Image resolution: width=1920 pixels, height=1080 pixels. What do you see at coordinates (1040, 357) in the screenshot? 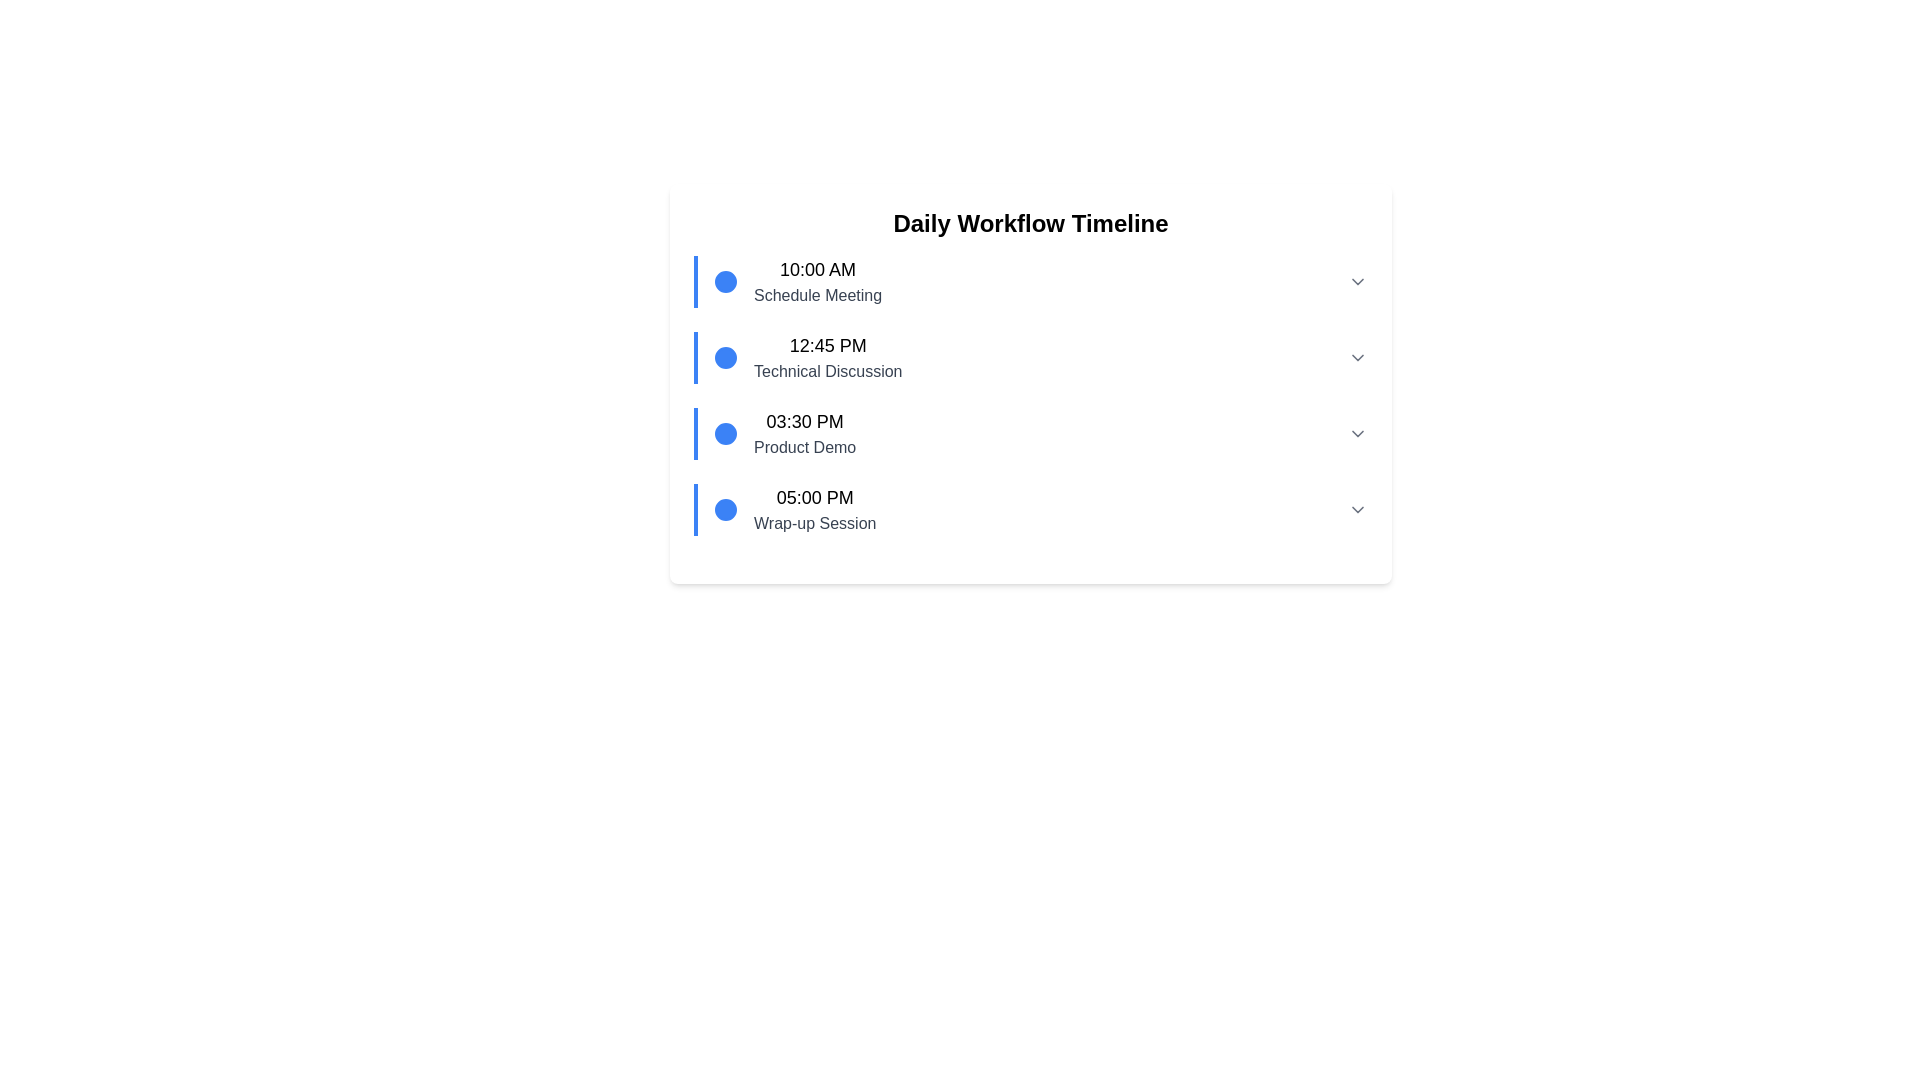
I see `the Expandable Timeline Item containing '12:45 PM Technical Discussion'` at bounding box center [1040, 357].